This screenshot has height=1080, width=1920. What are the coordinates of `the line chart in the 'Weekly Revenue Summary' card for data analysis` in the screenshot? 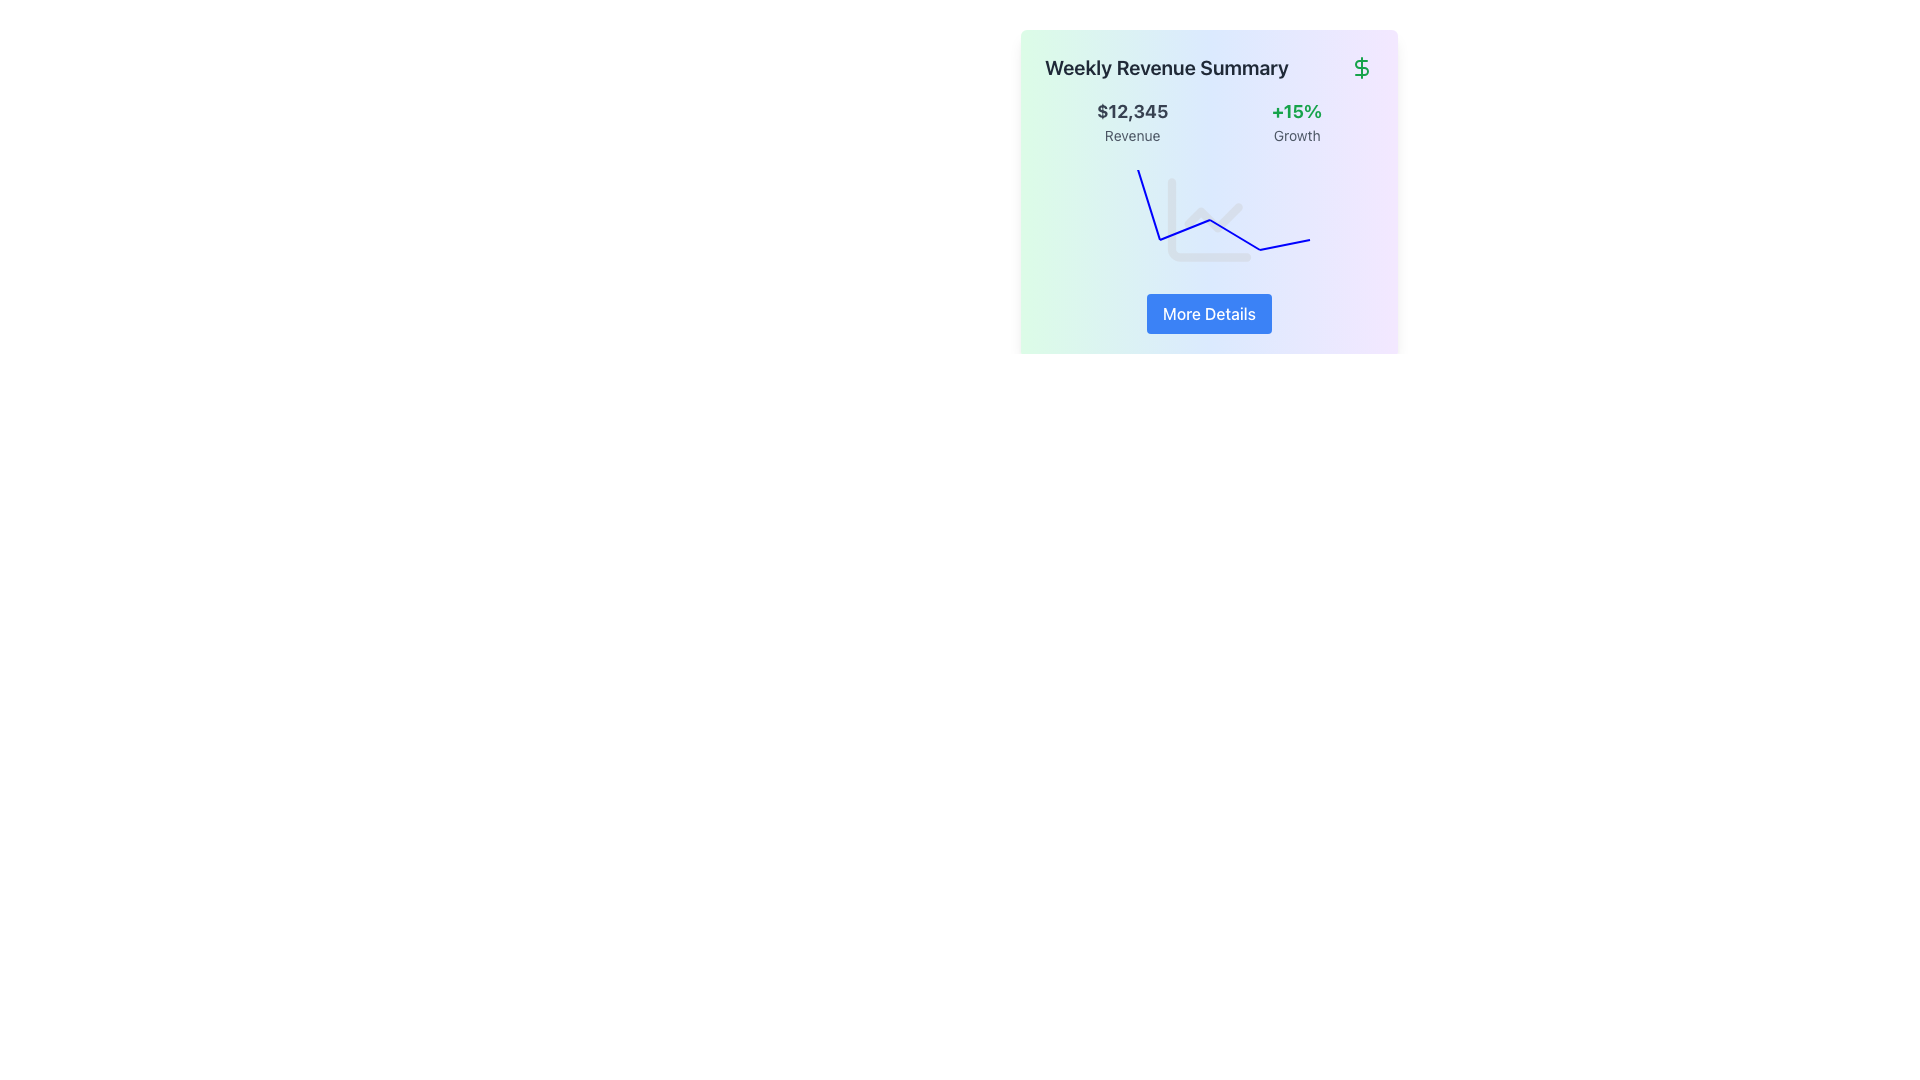 It's located at (1208, 219).